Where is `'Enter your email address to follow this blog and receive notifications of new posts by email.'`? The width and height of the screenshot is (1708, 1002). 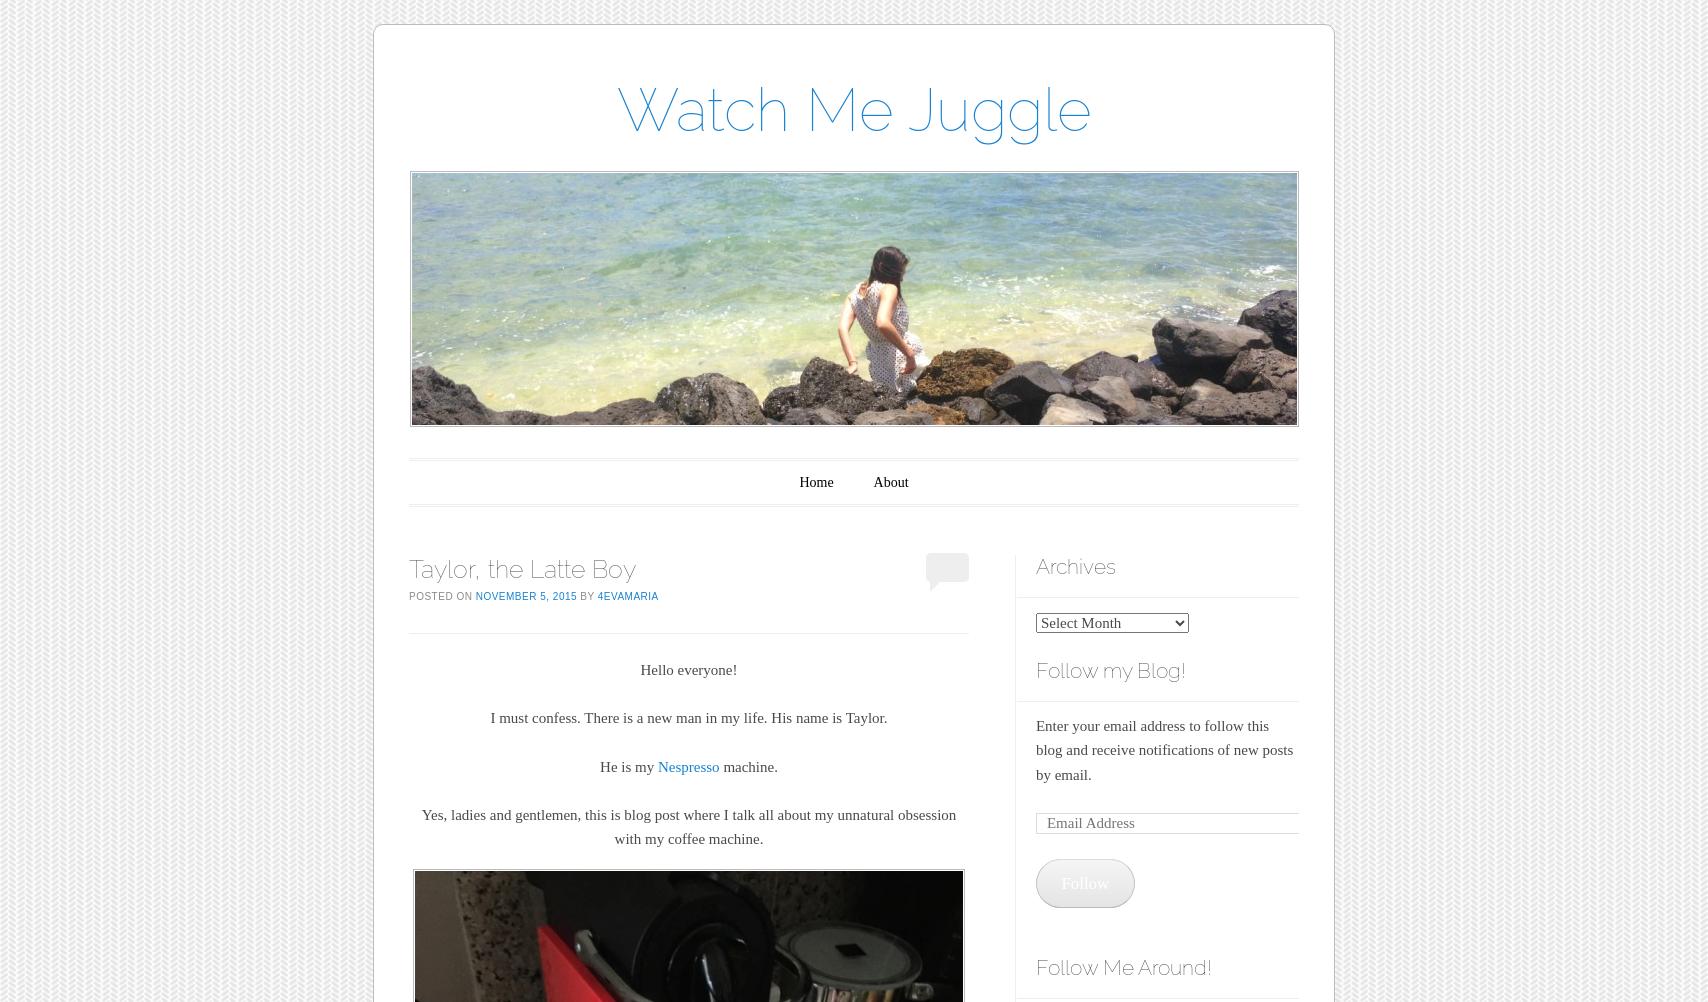 'Enter your email address to follow this blog and receive notifications of new posts by email.' is located at coordinates (1164, 749).